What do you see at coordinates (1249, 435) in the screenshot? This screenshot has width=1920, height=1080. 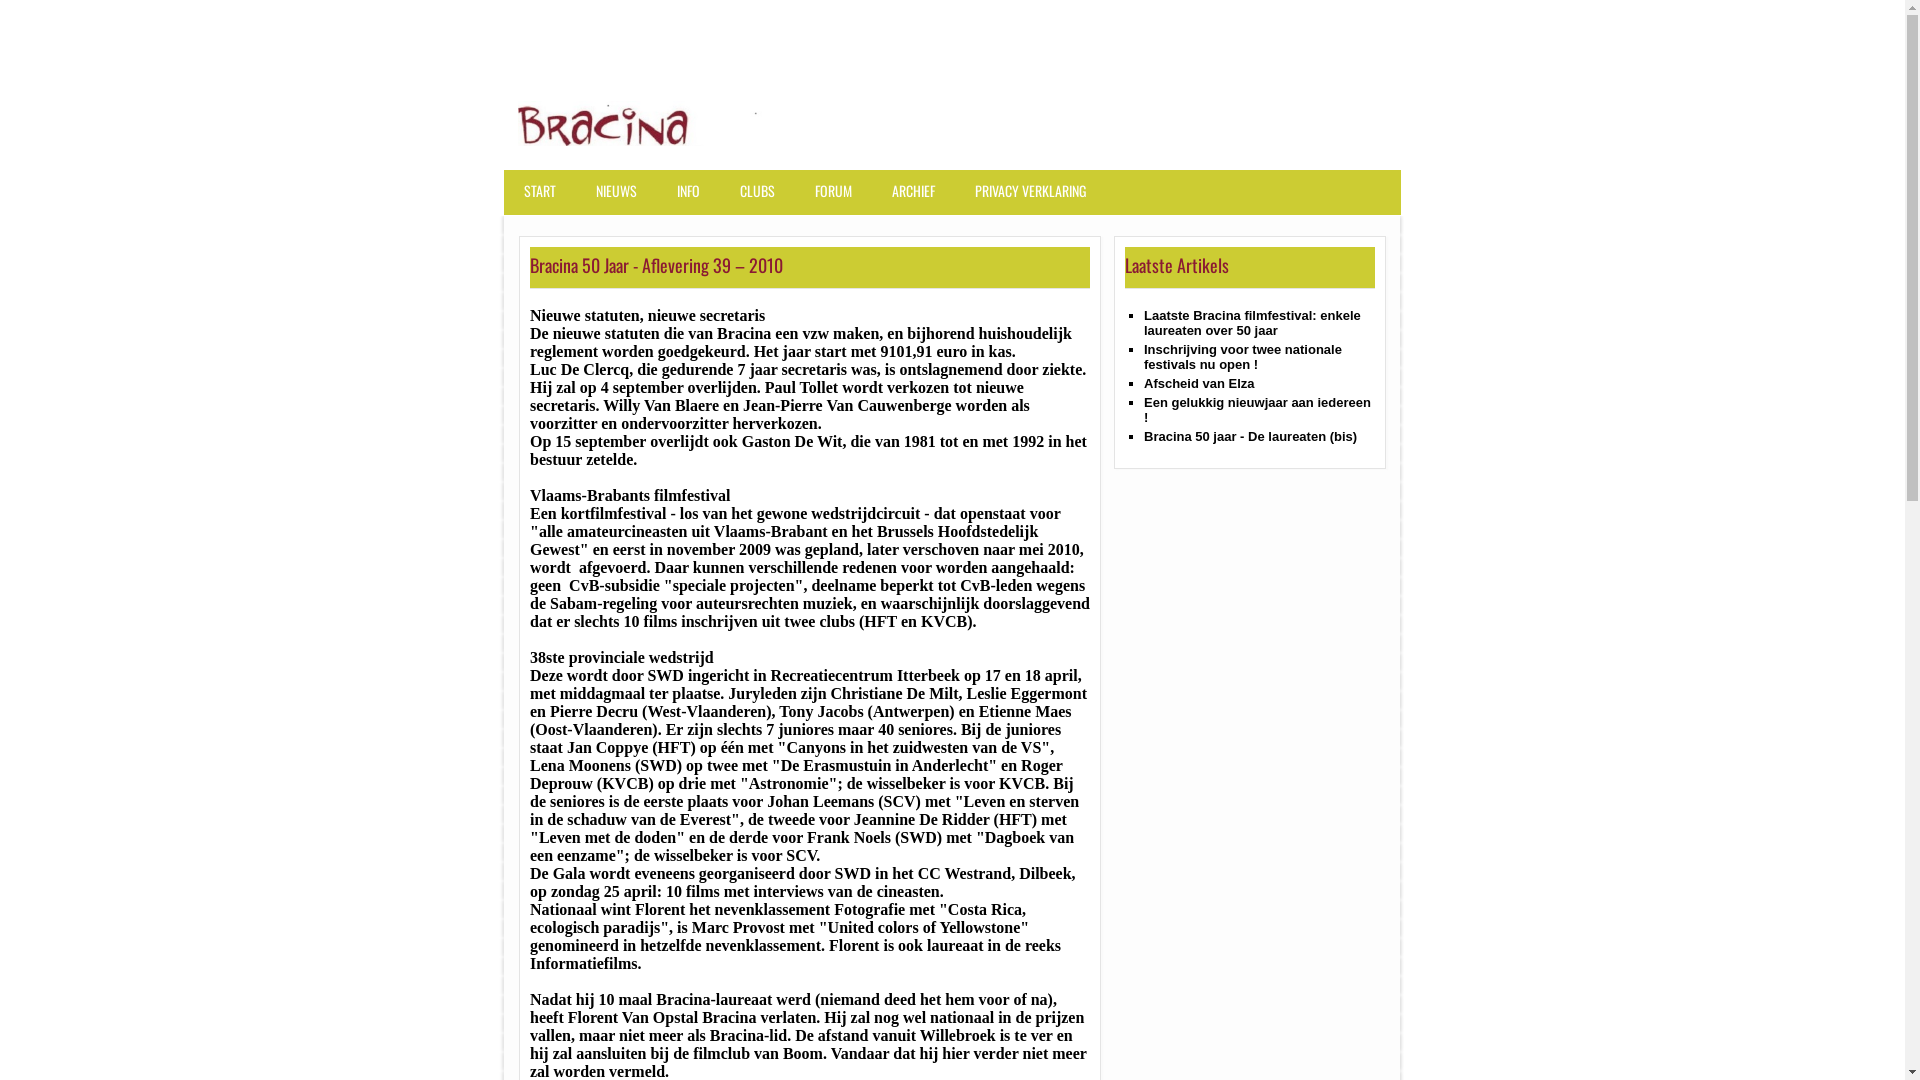 I see `'Bracina 50 jaar - De laureaten (bis)'` at bounding box center [1249, 435].